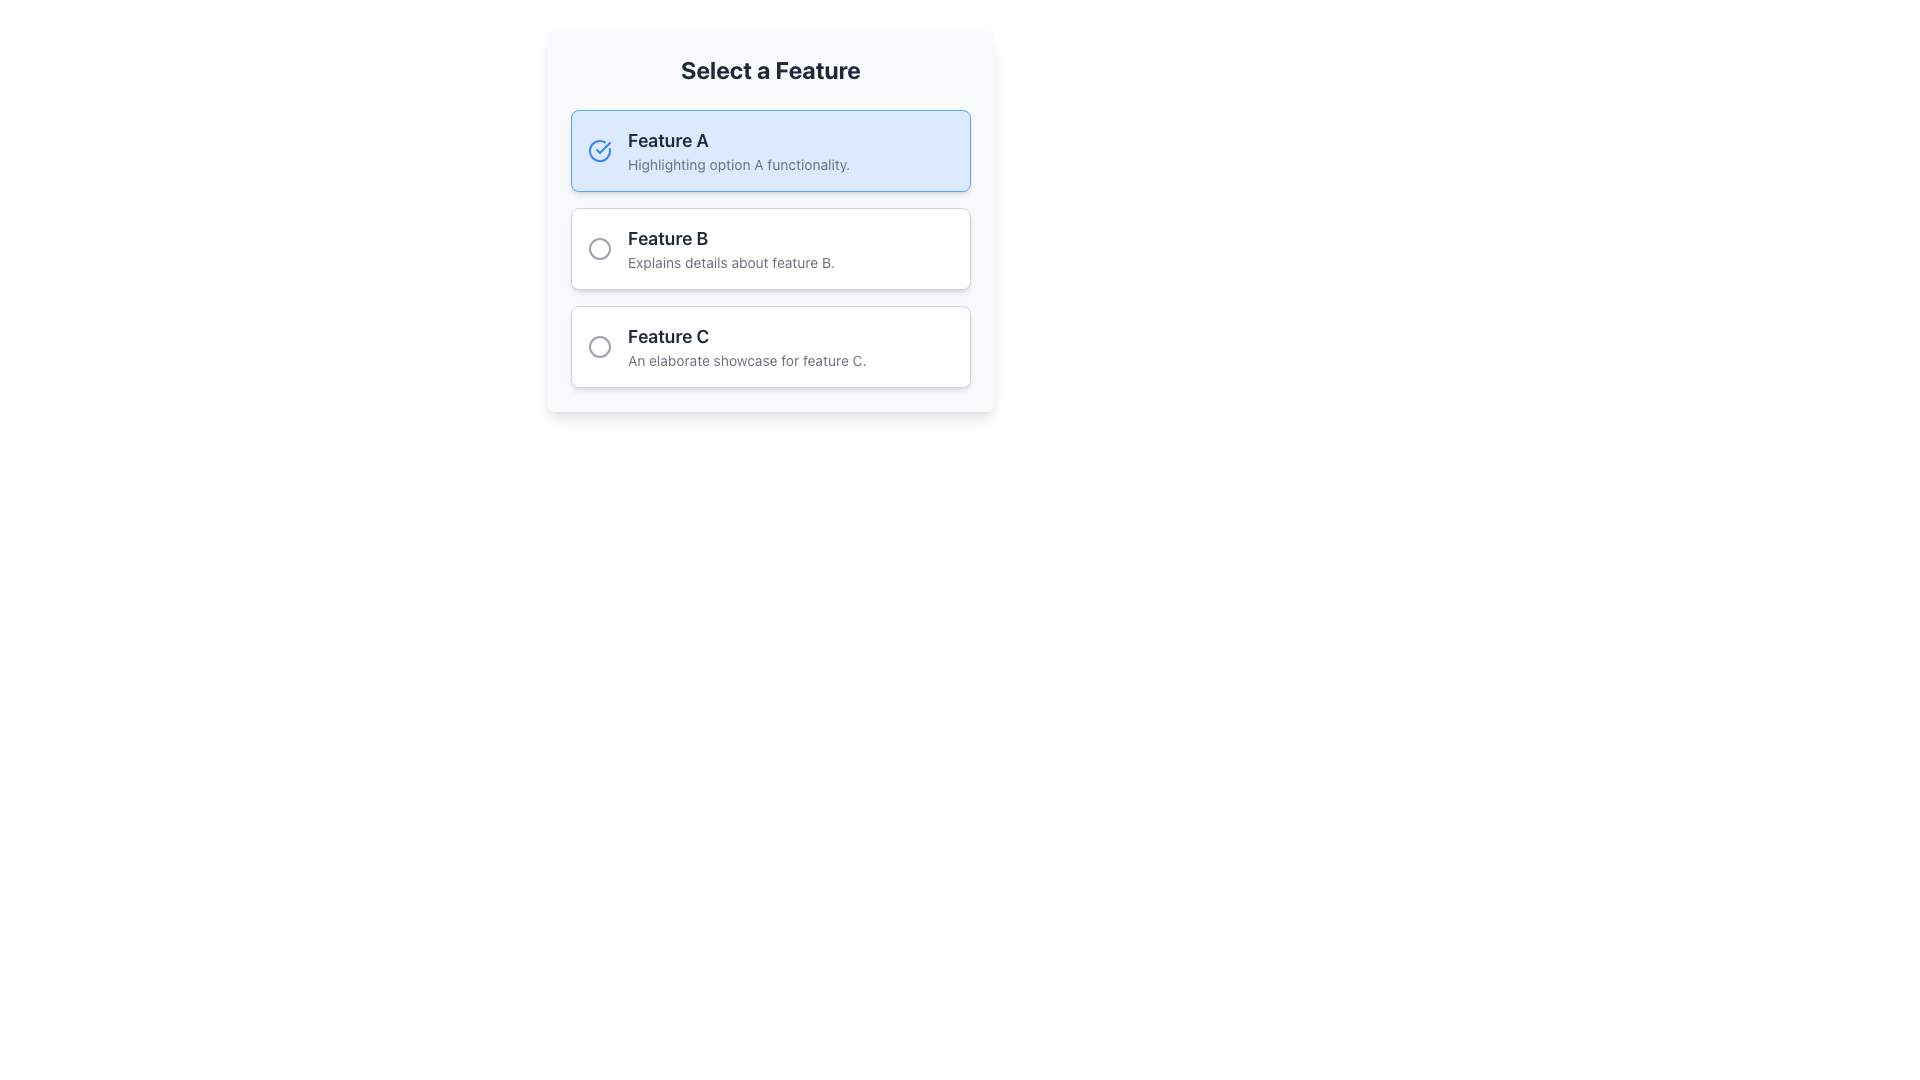  Describe the element at coordinates (599, 248) in the screenshot. I see `the radio button for 'Feature B' located to the left of the text 'Feature B Explains details about feature B'` at that location.